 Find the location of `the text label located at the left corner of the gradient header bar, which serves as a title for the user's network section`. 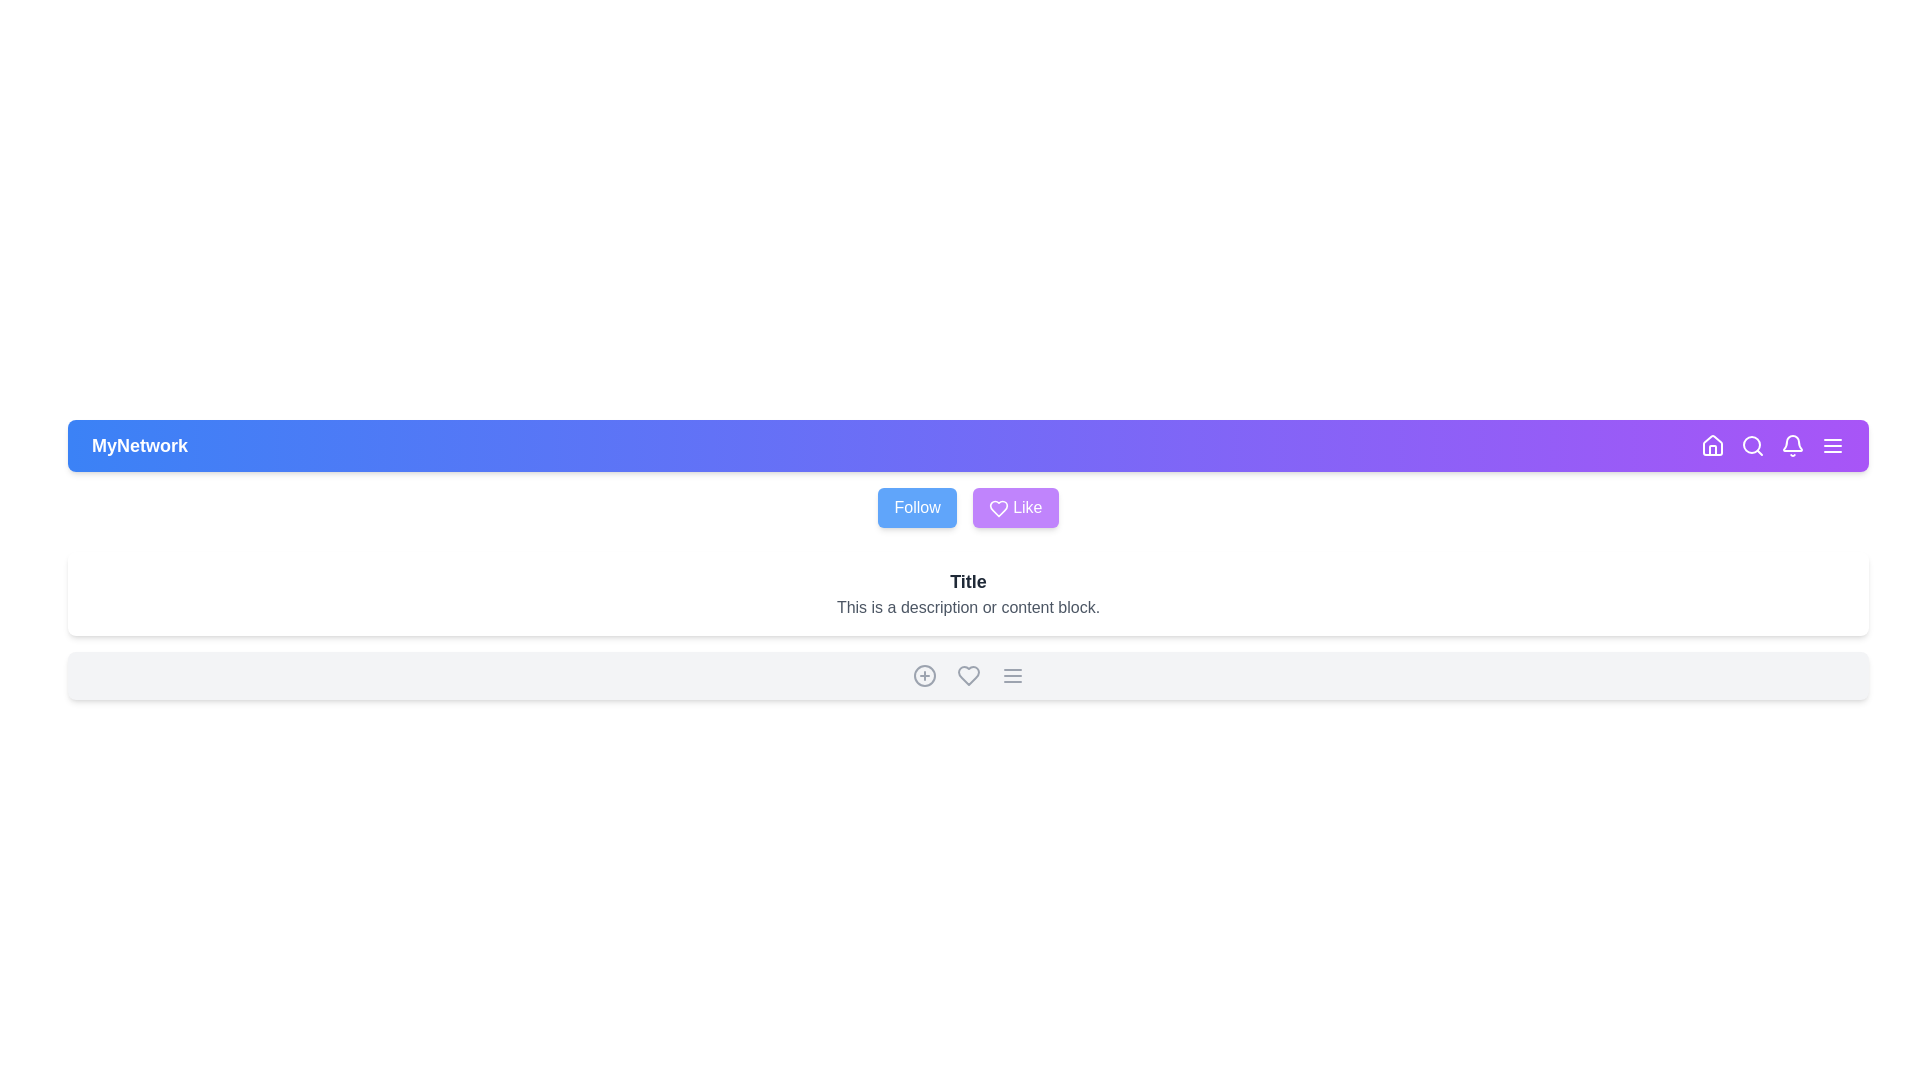

the text label located at the left corner of the gradient header bar, which serves as a title for the user's network section is located at coordinates (138, 445).